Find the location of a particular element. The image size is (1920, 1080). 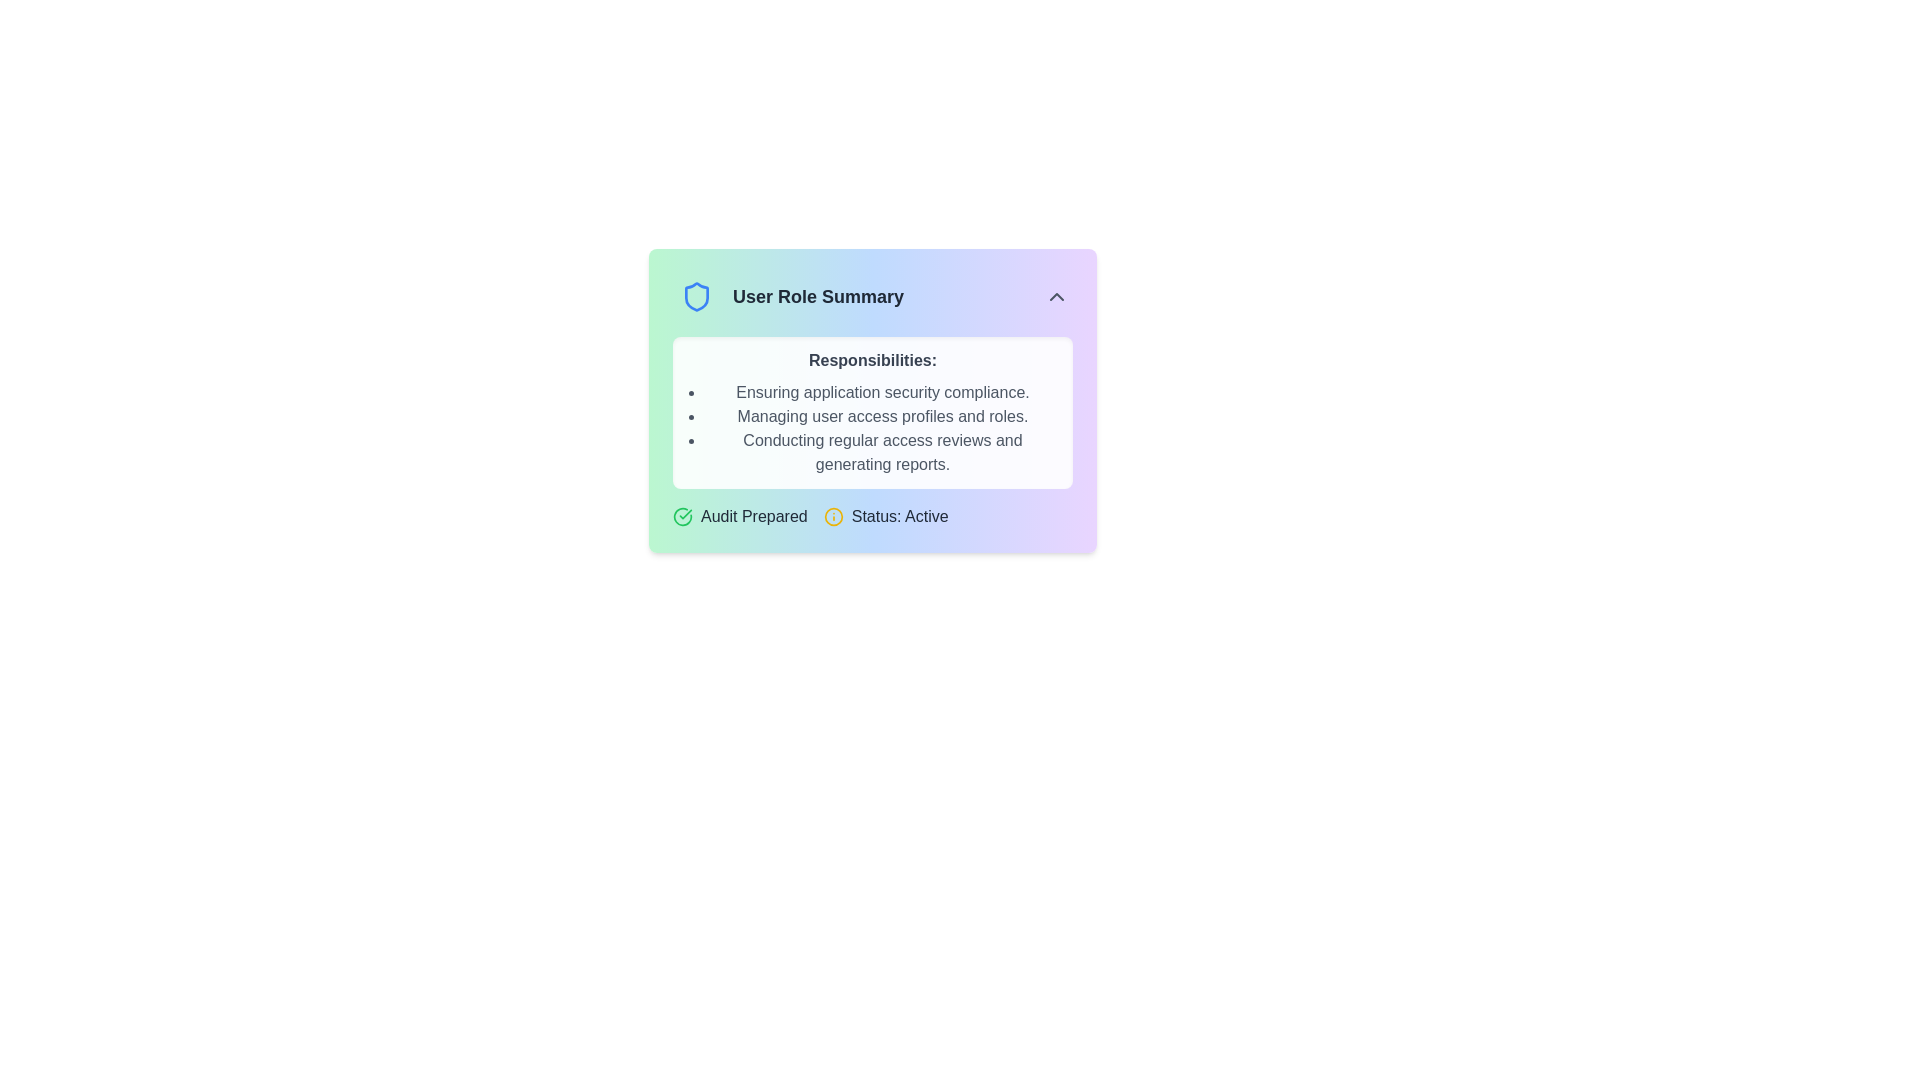

the 'Audit Prepared' label with a green-check icon, which is the first label in the group of status indicators below the 'Responsibilities' section is located at coordinates (739, 515).